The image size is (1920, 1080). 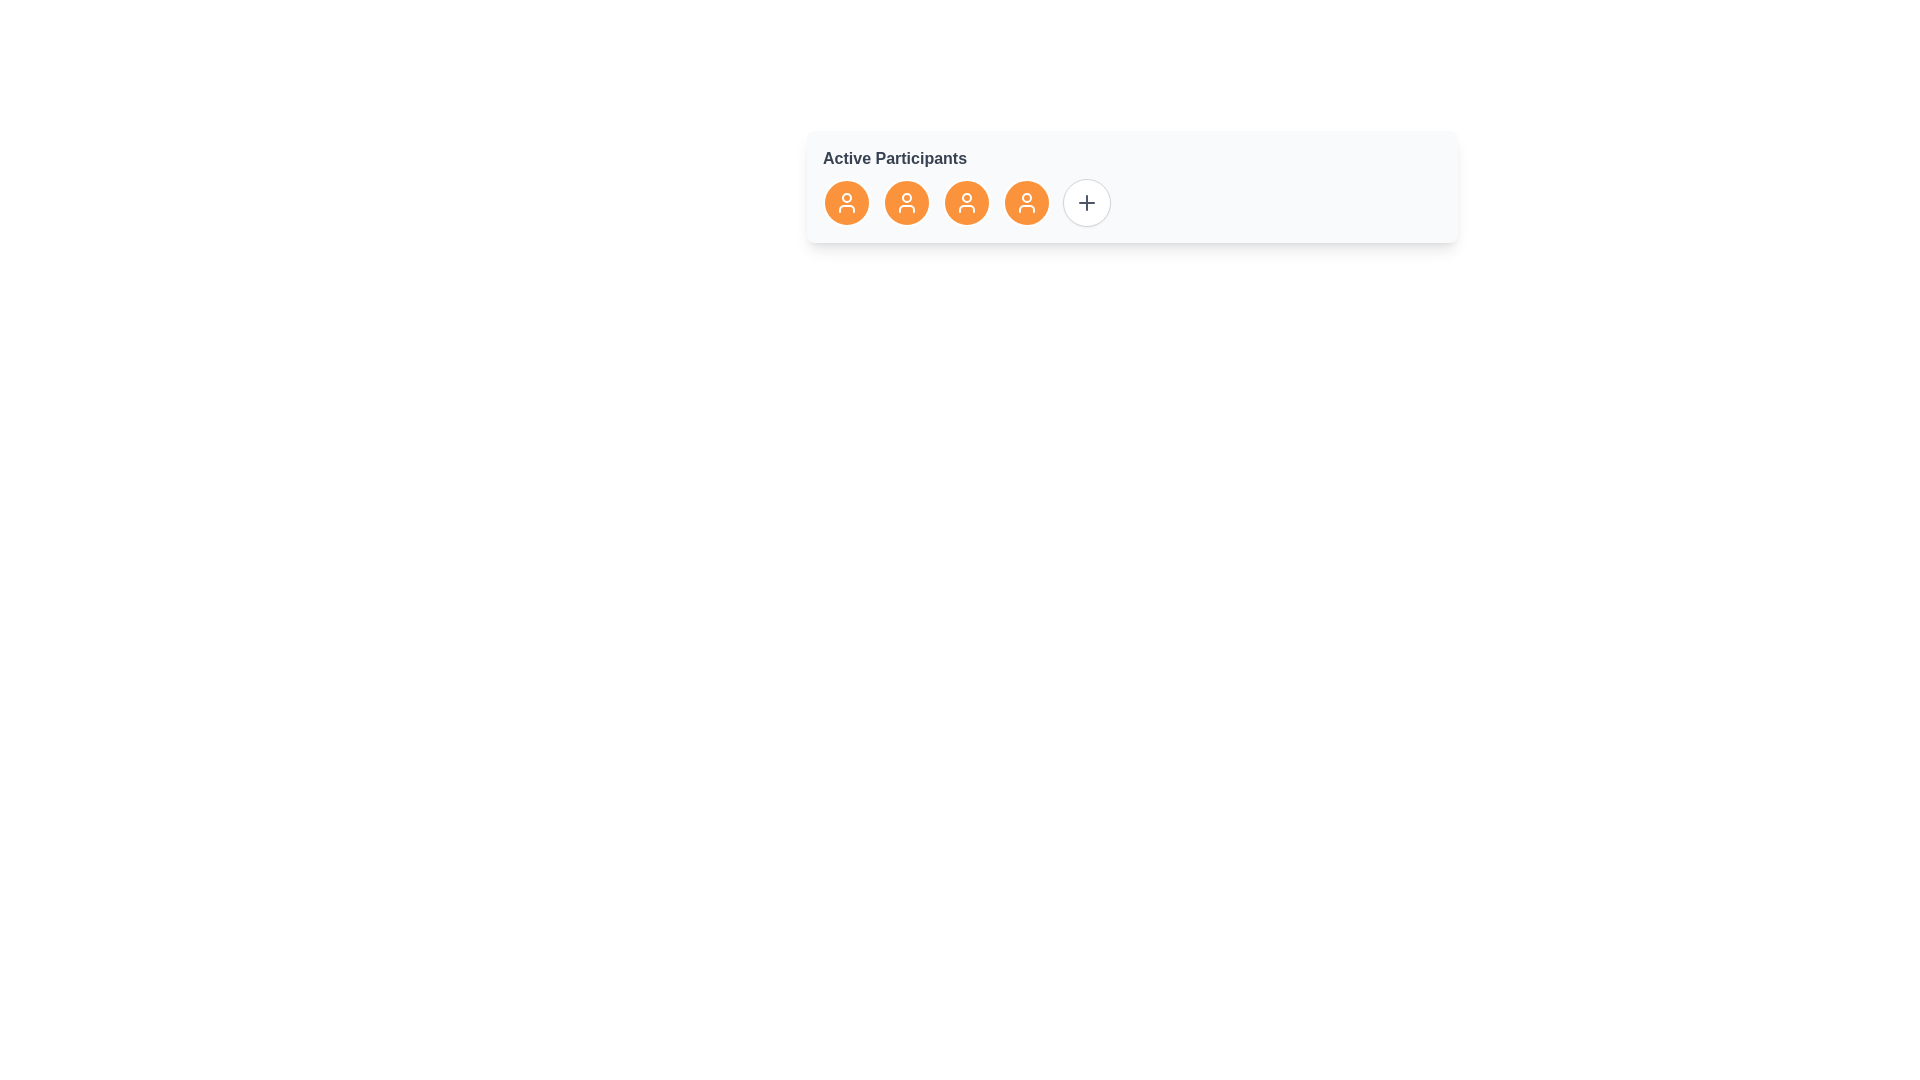 What do you see at coordinates (906, 203) in the screenshot?
I see `the circular icon with an orange background and white border containing a user avatar symbol, which is the second icon` at bounding box center [906, 203].